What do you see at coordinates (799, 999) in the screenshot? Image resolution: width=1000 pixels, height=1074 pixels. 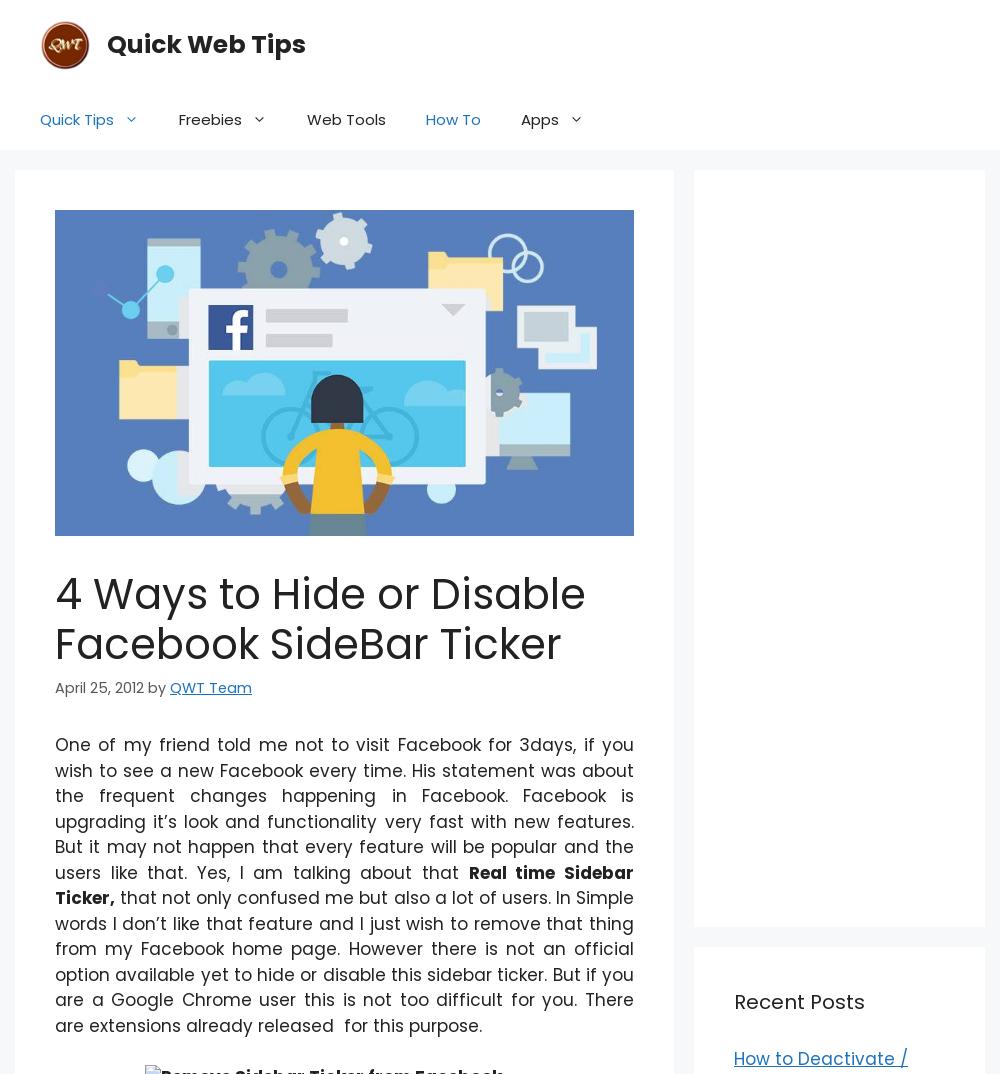 I see `'Recent Posts'` at bounding box center [799, 999].